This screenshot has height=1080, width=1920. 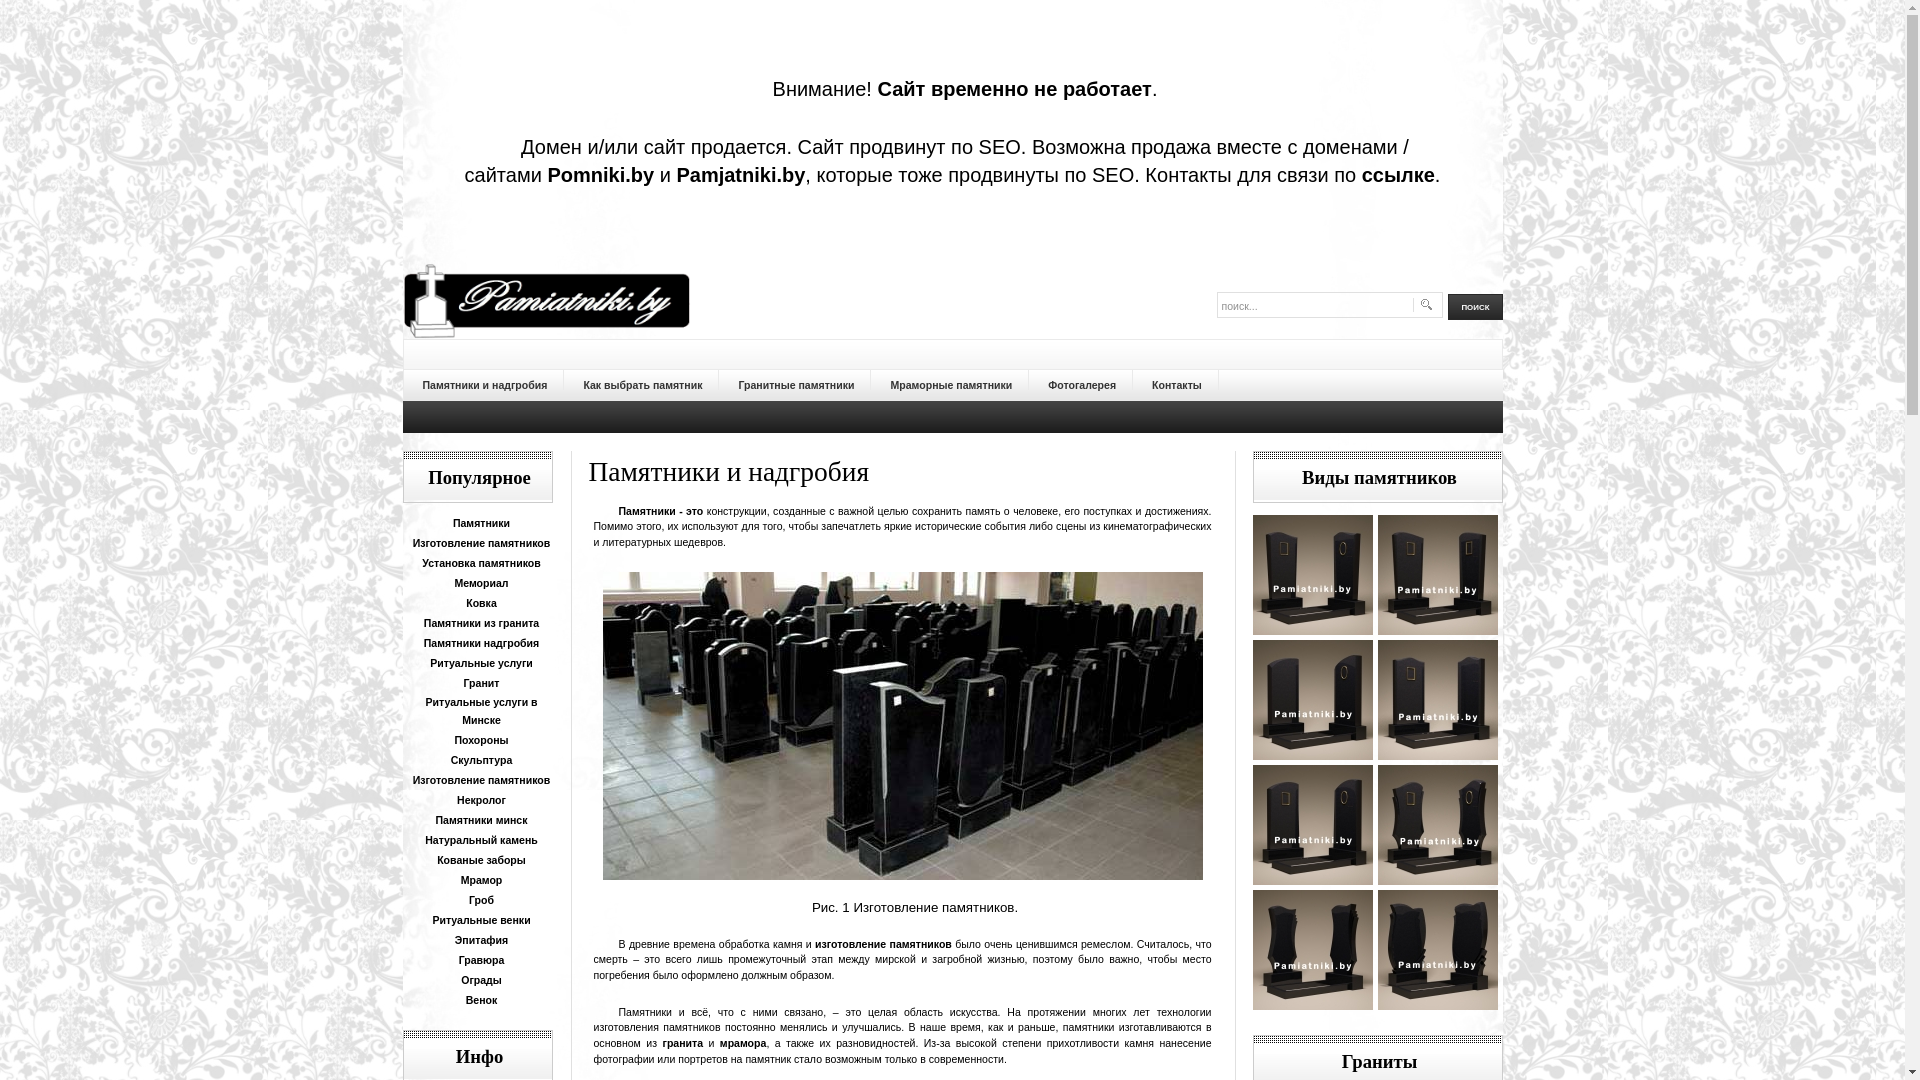 I want to click on 'Pomniki.by', so click(x=547, y=173).